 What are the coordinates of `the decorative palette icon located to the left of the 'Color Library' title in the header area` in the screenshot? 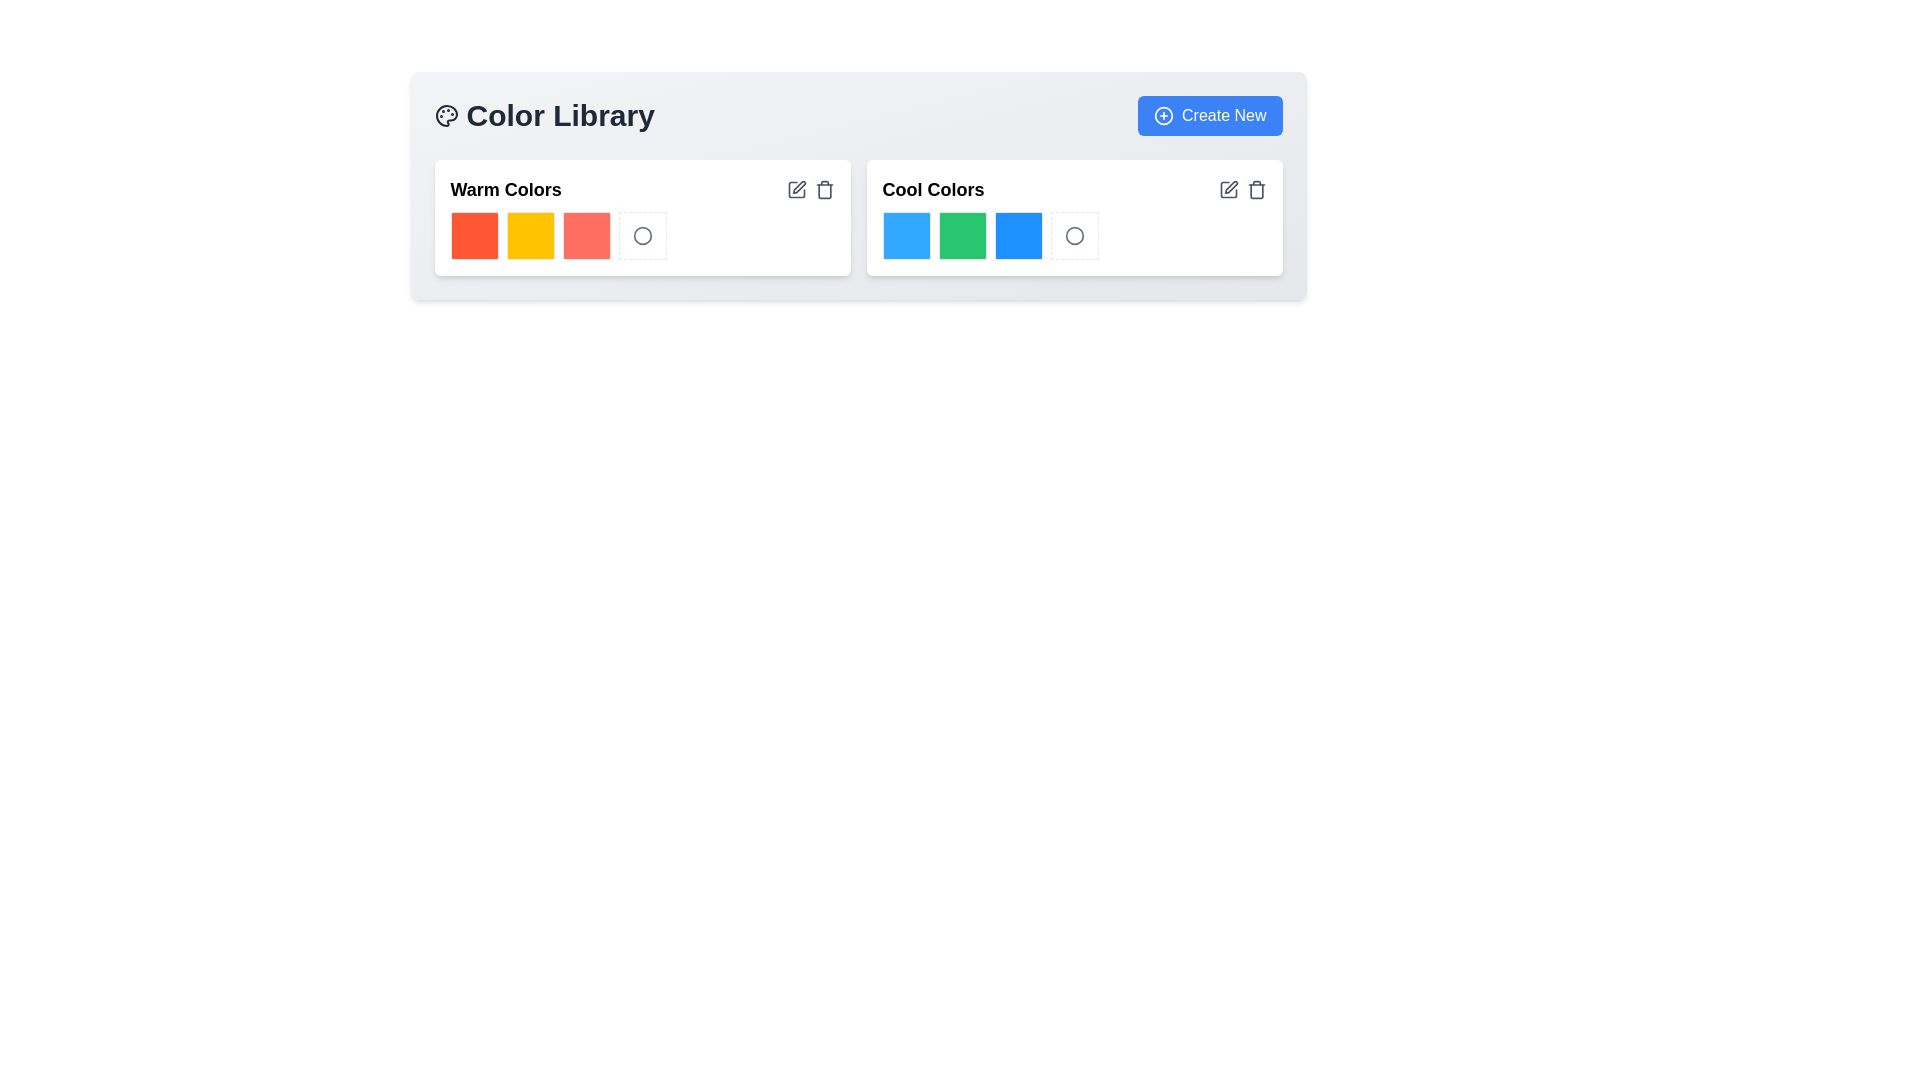 It's located at (445, 115).